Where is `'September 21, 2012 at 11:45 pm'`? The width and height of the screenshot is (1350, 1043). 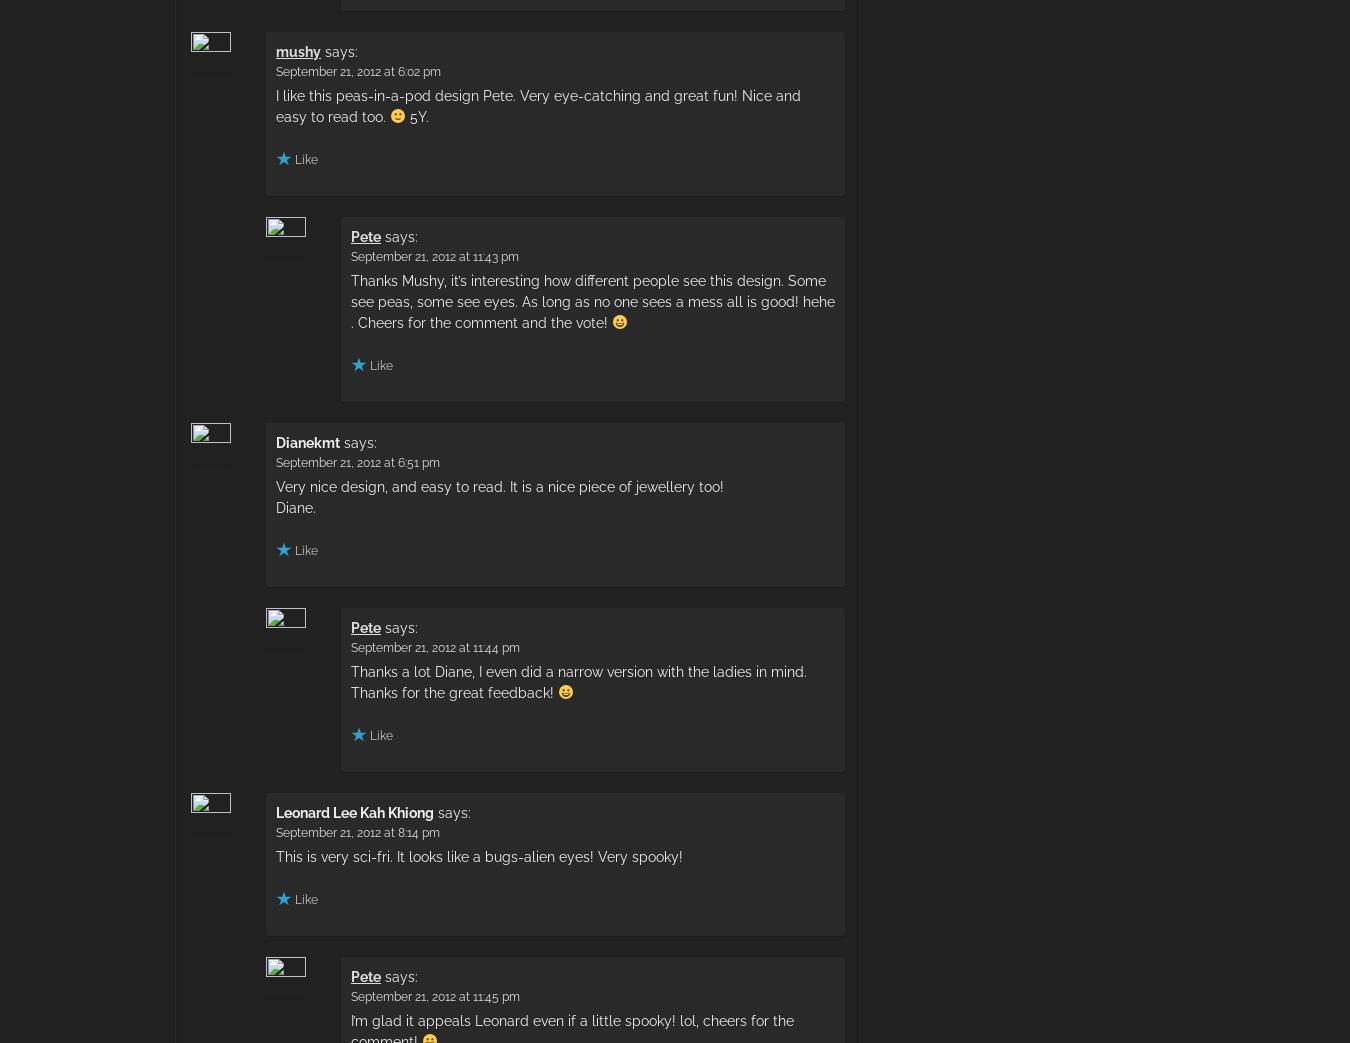 'September 21, 2012 at 11:45 pm' is located at coordinates (435, 995).